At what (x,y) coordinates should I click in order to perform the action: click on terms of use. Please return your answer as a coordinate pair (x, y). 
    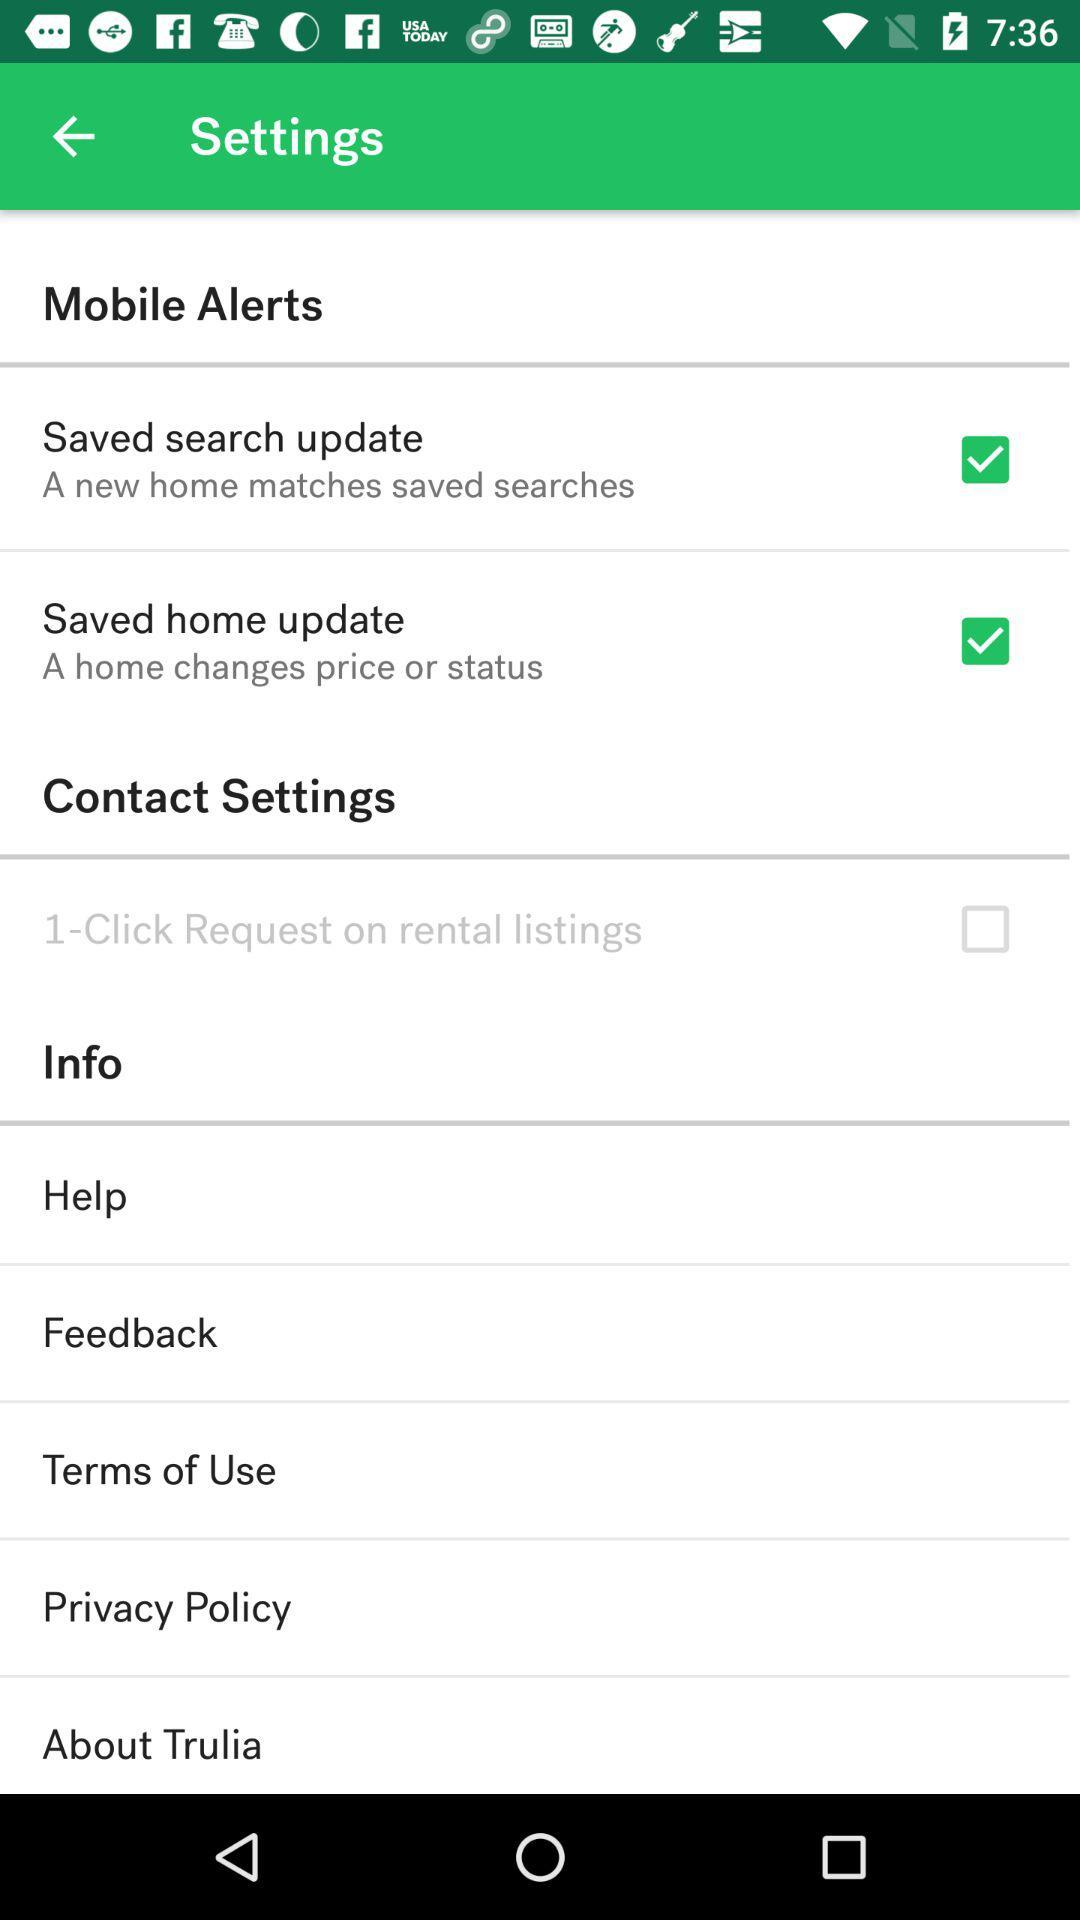
    Looking at the image, I should click on (158, 1470).